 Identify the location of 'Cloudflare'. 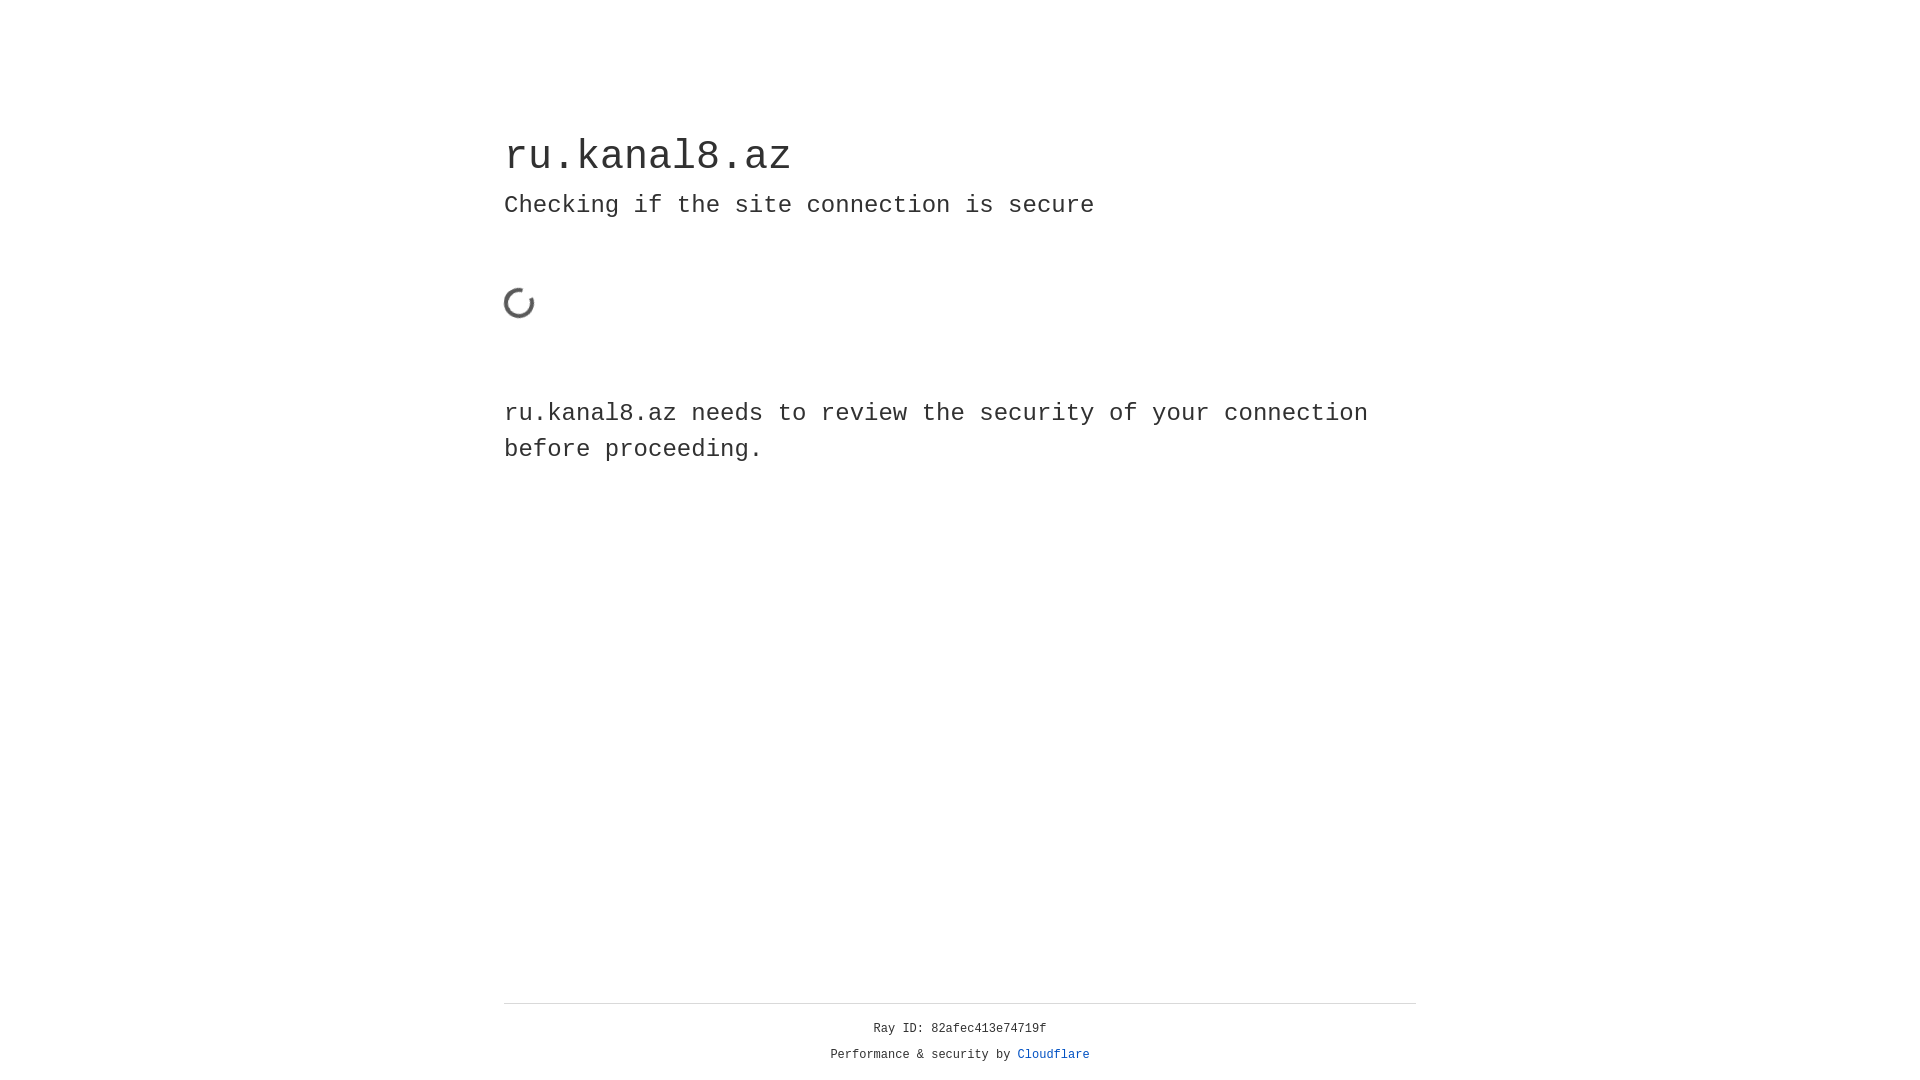
(1017, 1054).